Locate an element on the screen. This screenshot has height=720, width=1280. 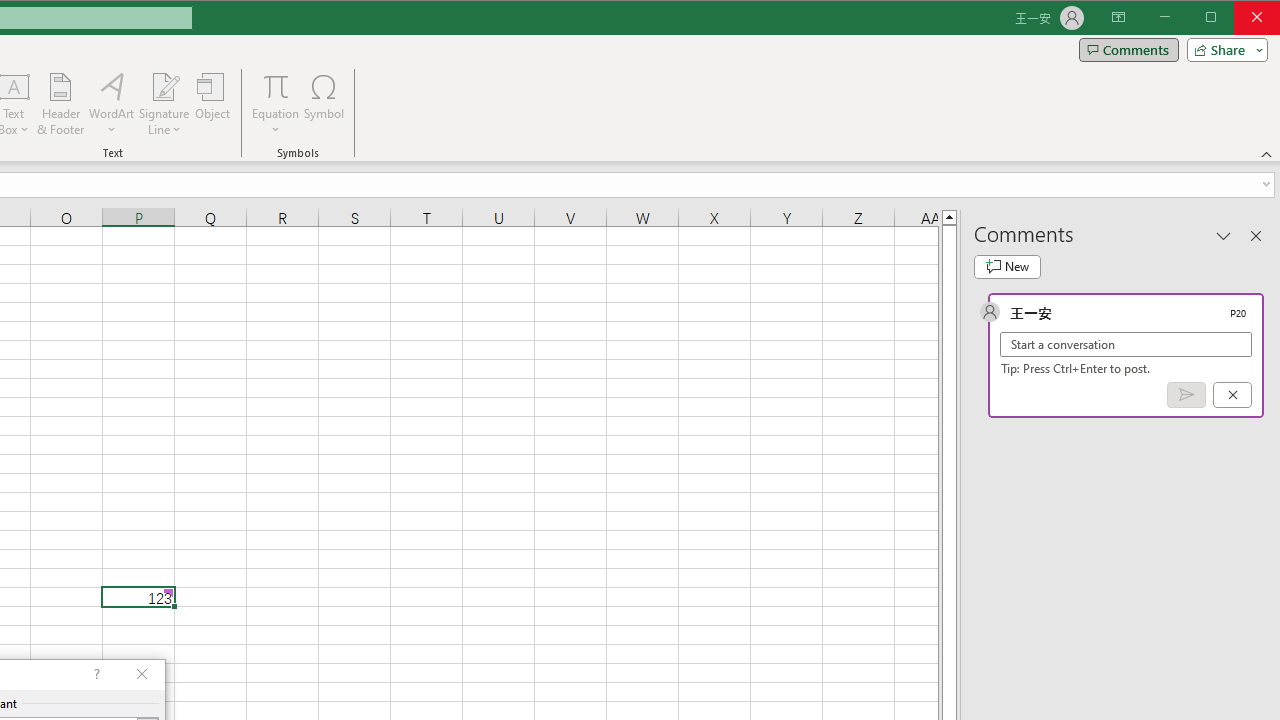
'Signature Line' is located at coordinates (164, 85).